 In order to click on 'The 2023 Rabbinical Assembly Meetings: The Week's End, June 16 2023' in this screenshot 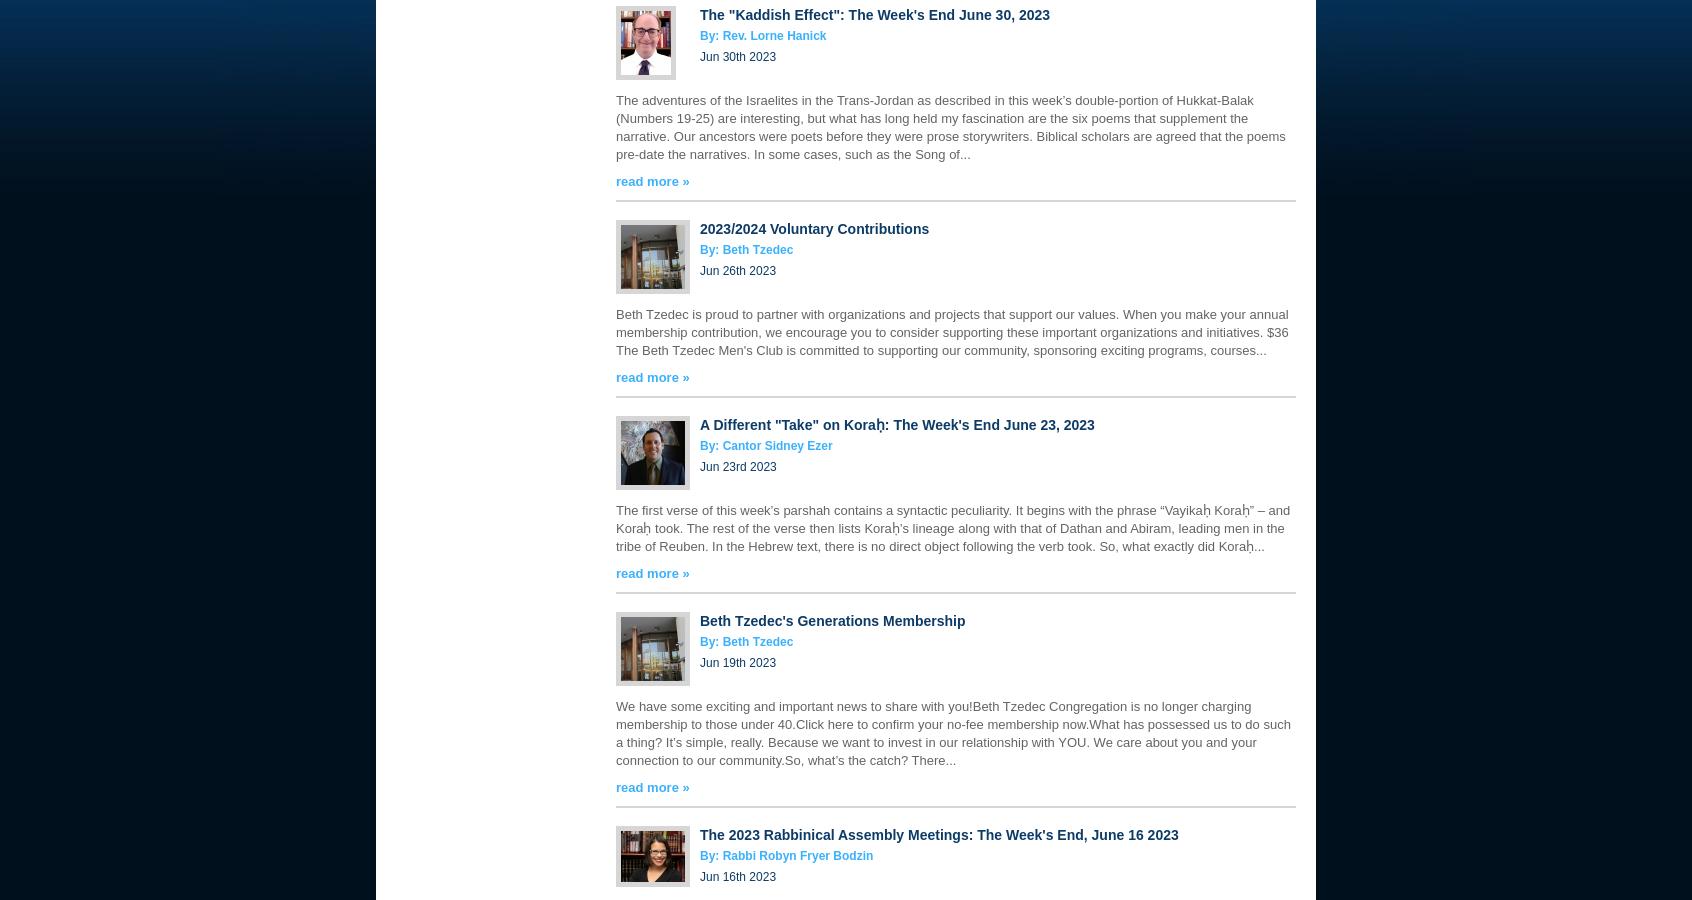, I will do `click(699, 835)`.